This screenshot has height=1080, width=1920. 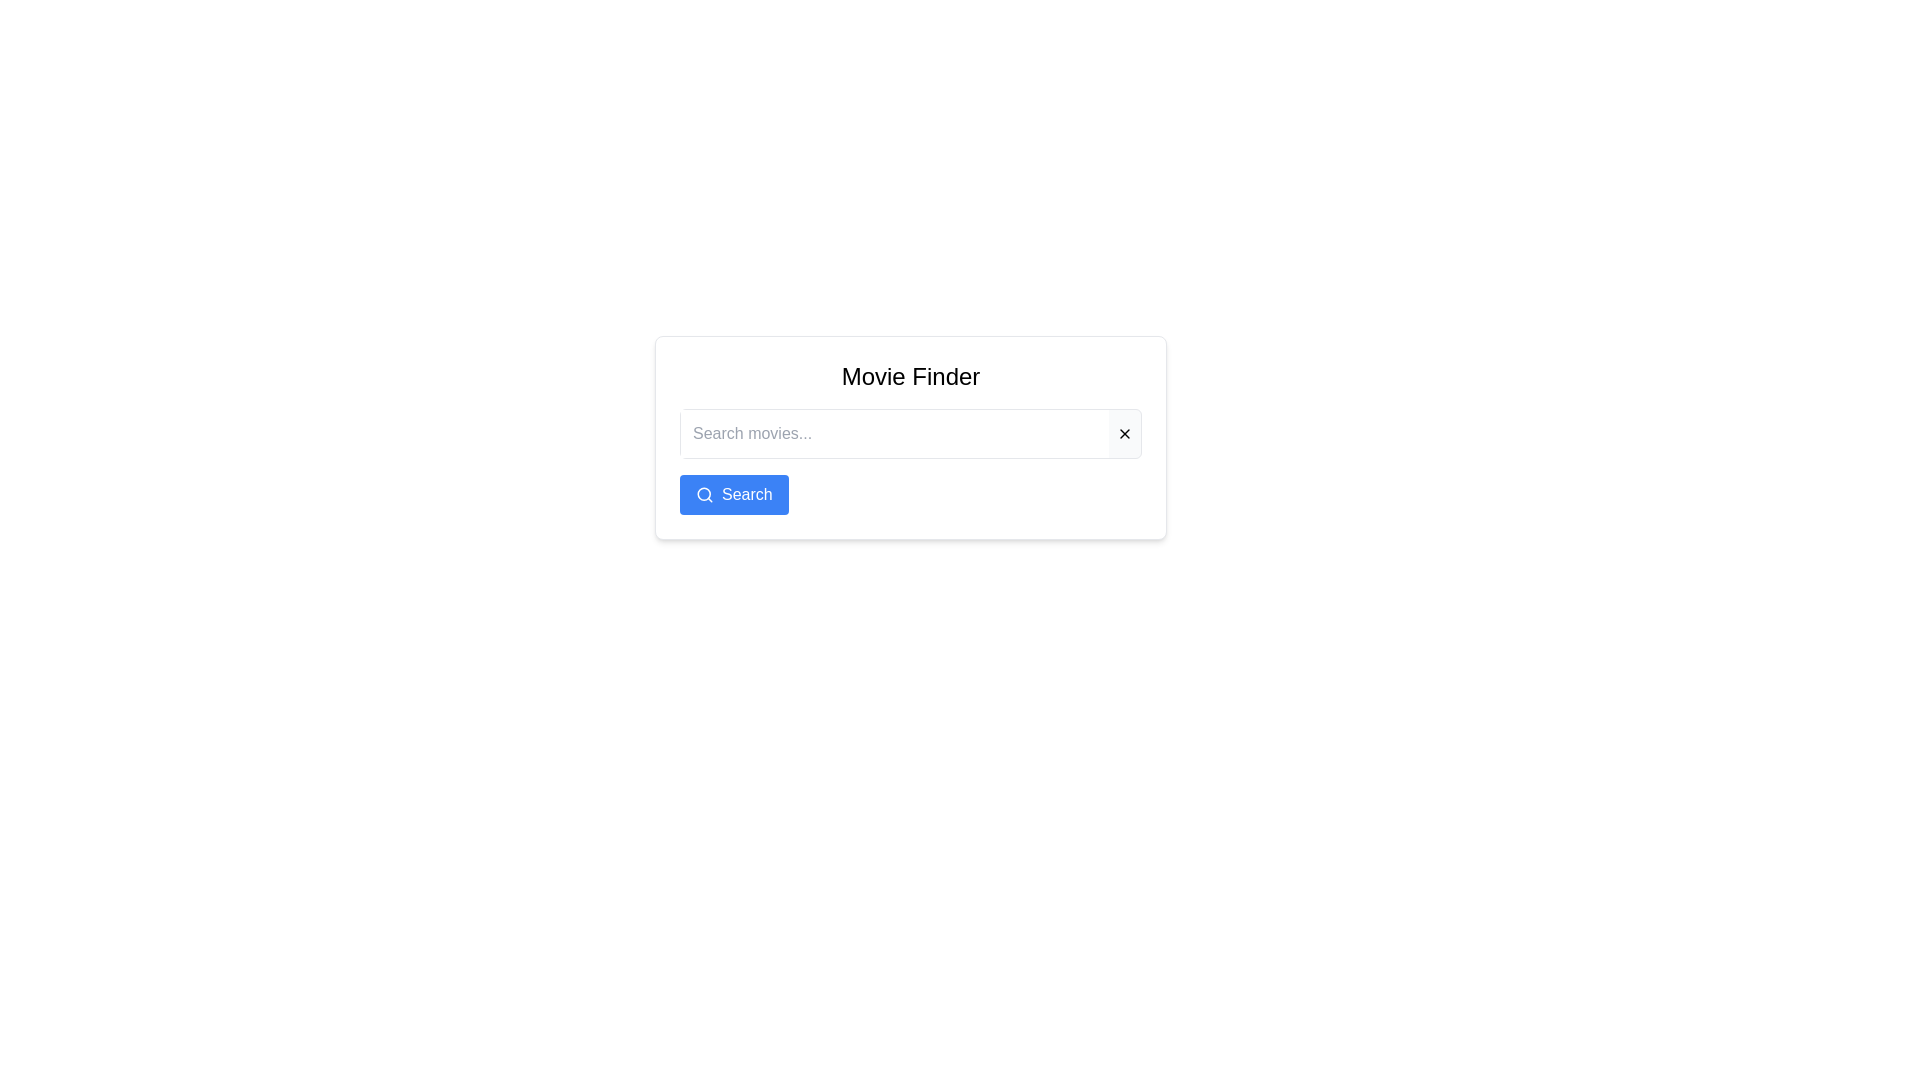 I want to click on the SVG Circle that represents the head of the search icon within the 'Movie Finder' button, located at the bottom-left of the main interface card, so click(x=704, y=494).